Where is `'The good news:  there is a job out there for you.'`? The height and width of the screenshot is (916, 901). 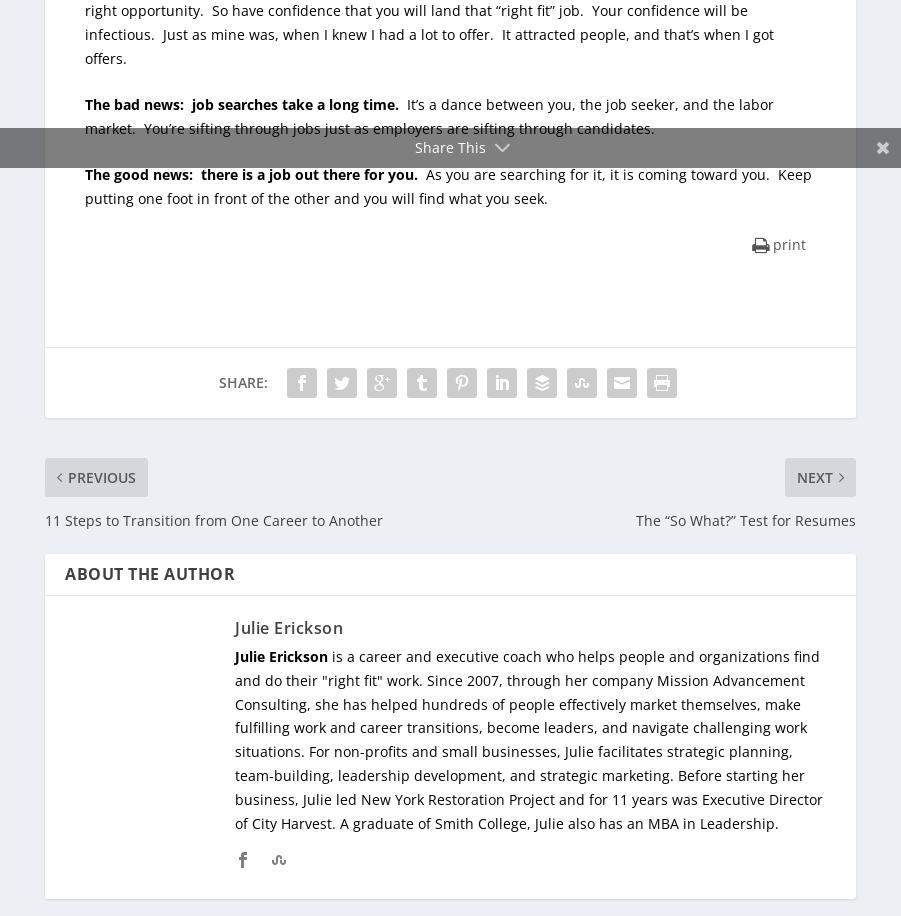 'The good news:  there is a job out there for you.' is located at coordinates (250, 172).